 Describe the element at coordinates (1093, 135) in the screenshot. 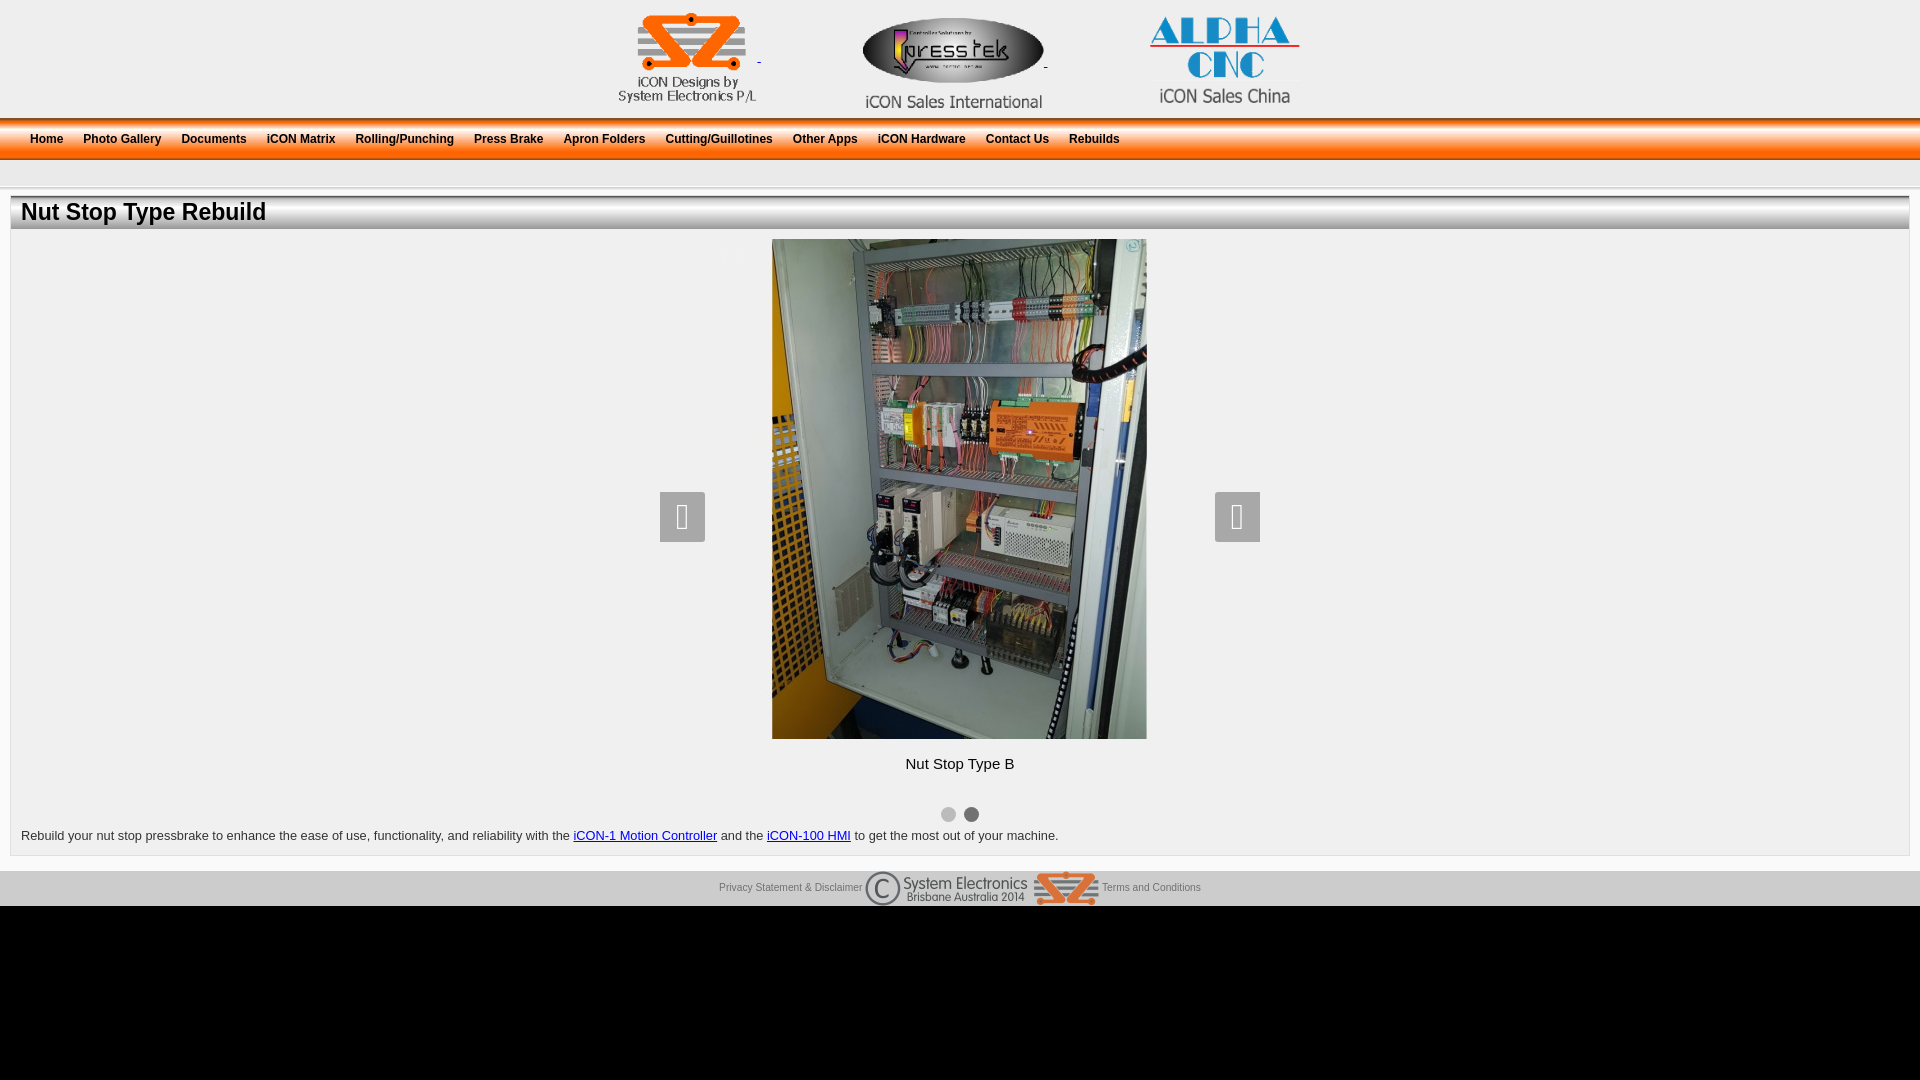

I see `'Rebuilds'` at that location.